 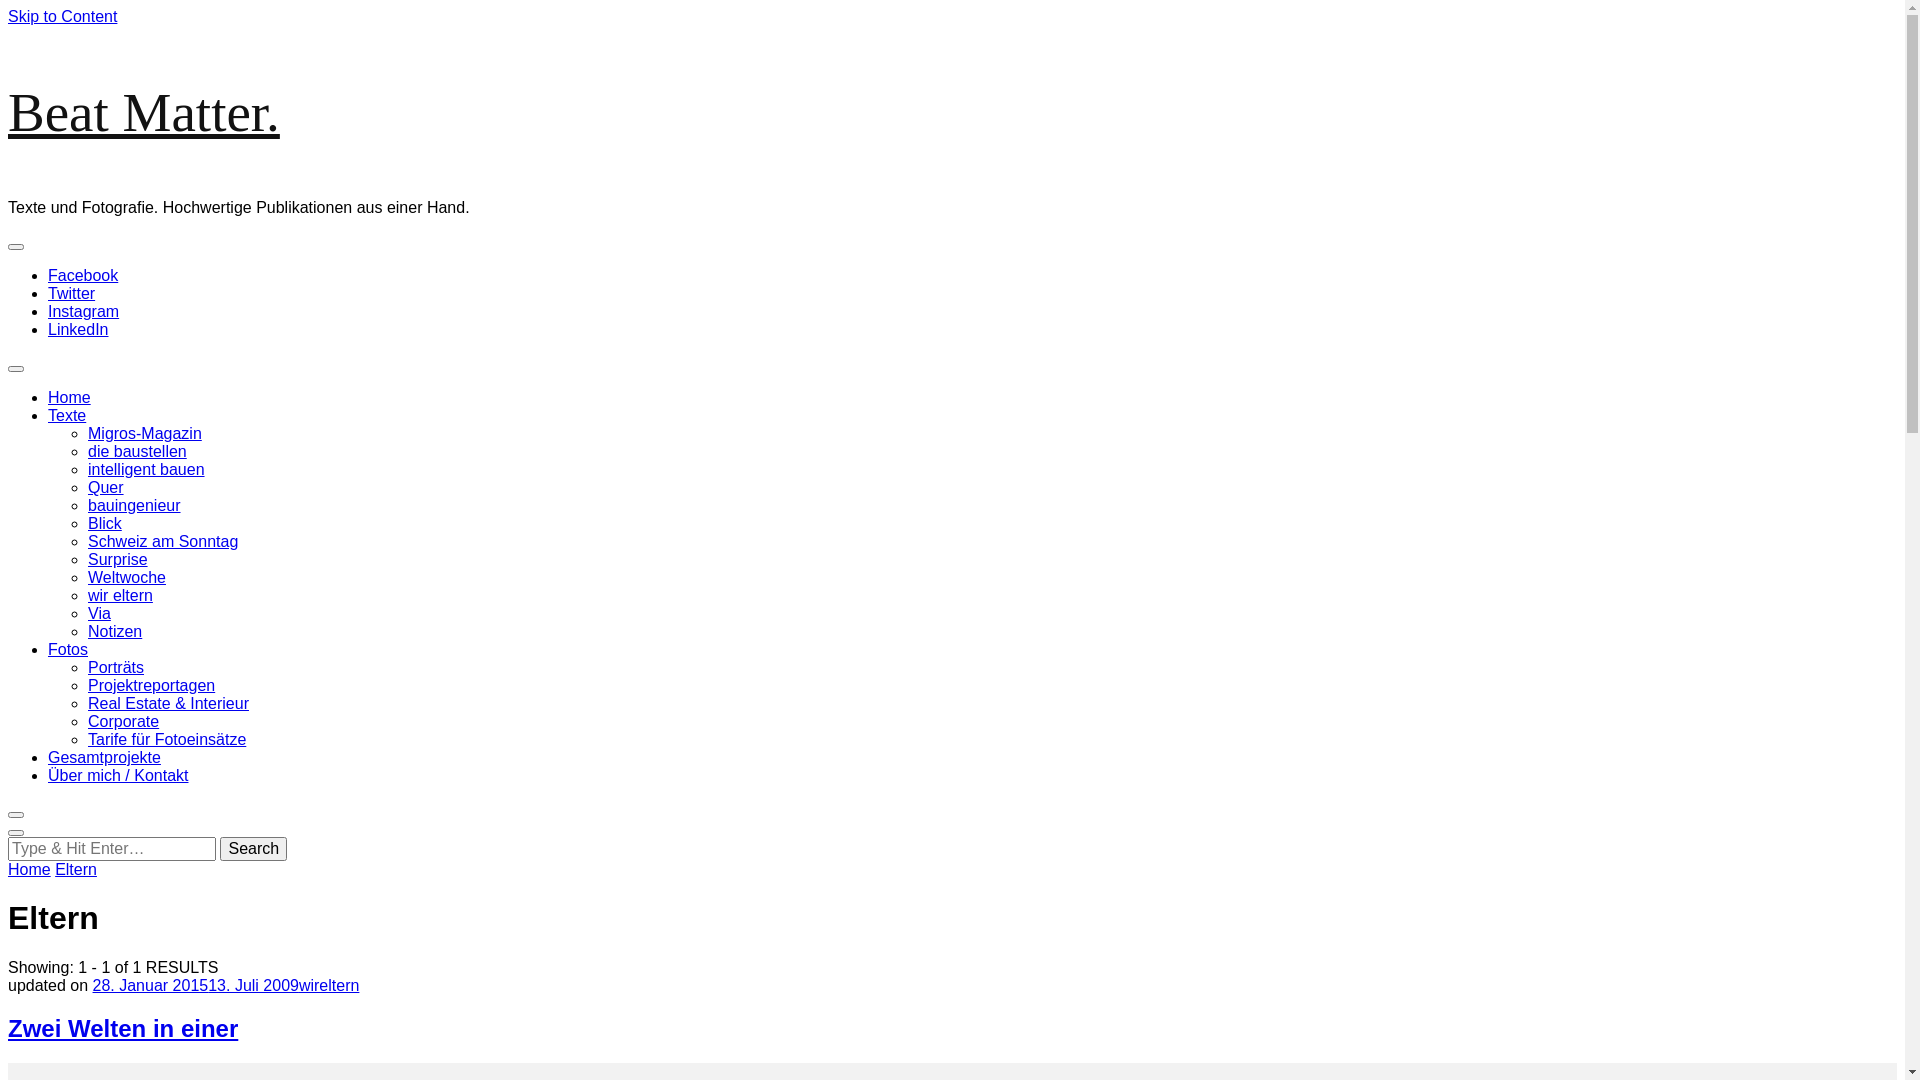 What do you see at coordinates (122, 1028) in the screenshot?
I see `'Zwei Welten in einer'` at bounding box center [122, 1028].